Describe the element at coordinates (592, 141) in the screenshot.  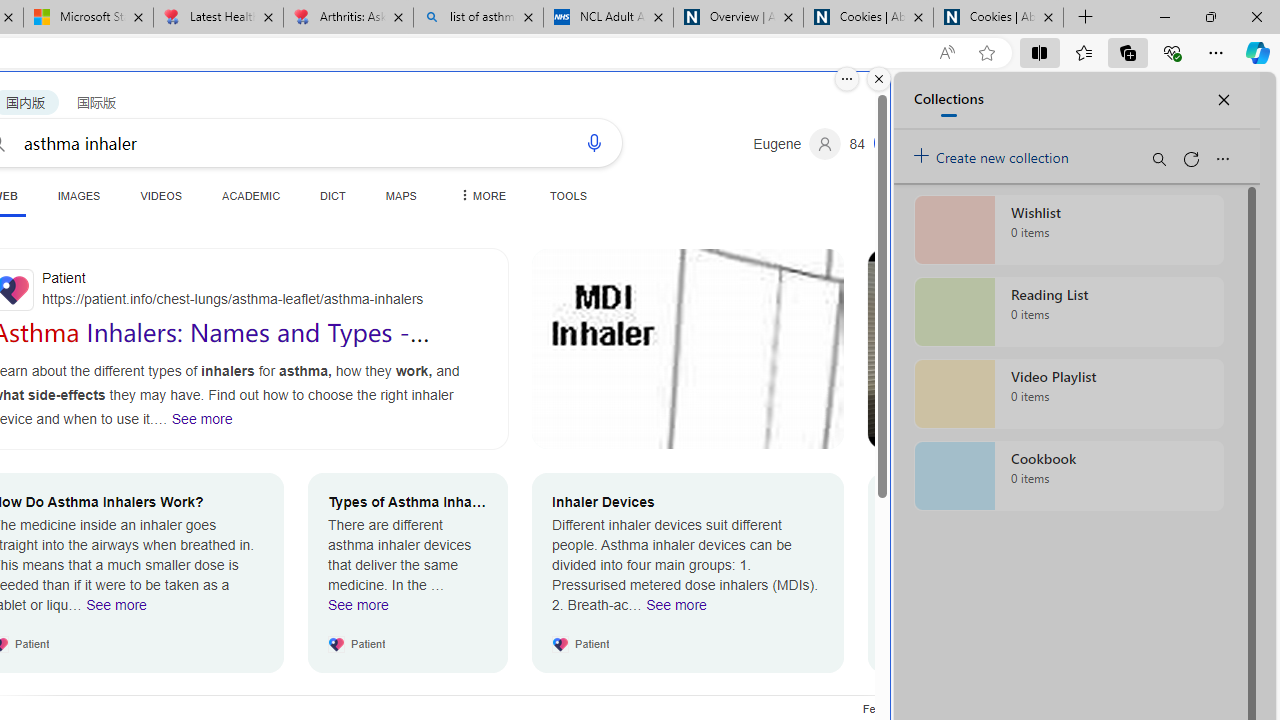
I see `'Search using voice'` at that location.